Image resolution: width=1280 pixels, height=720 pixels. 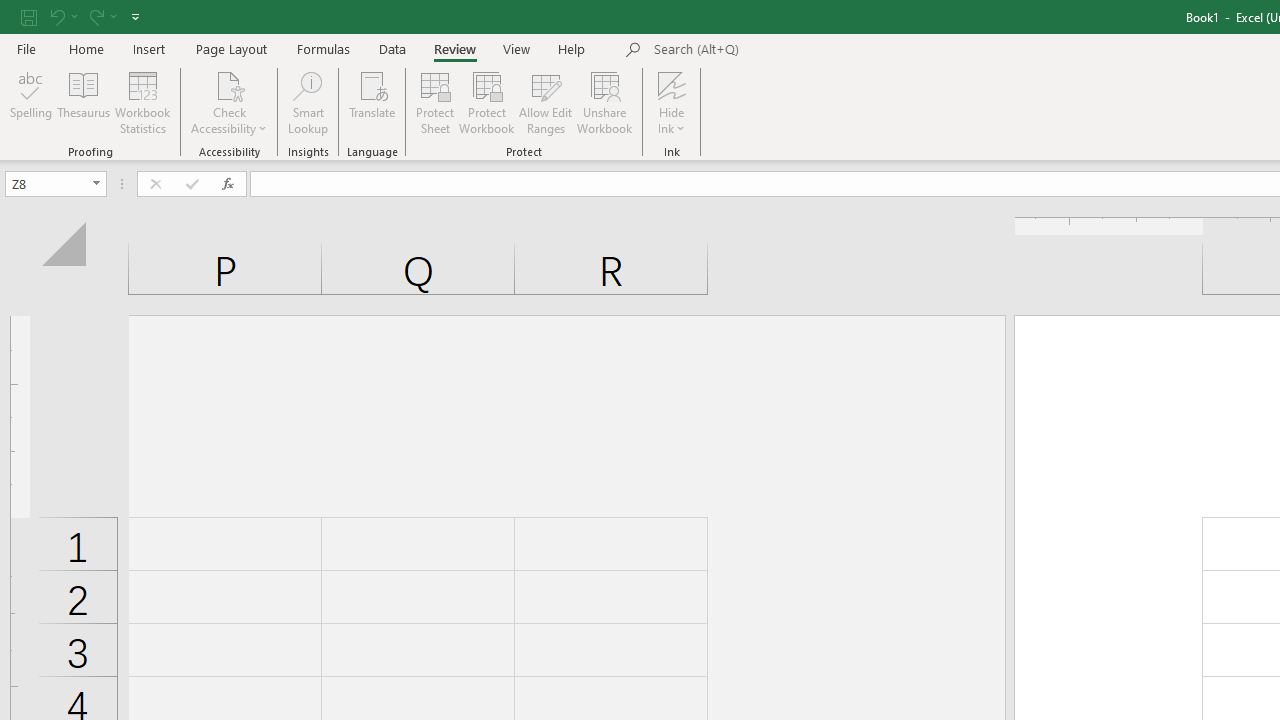 I want to click on 'Check Accessibility', so click(x=229, y=103).